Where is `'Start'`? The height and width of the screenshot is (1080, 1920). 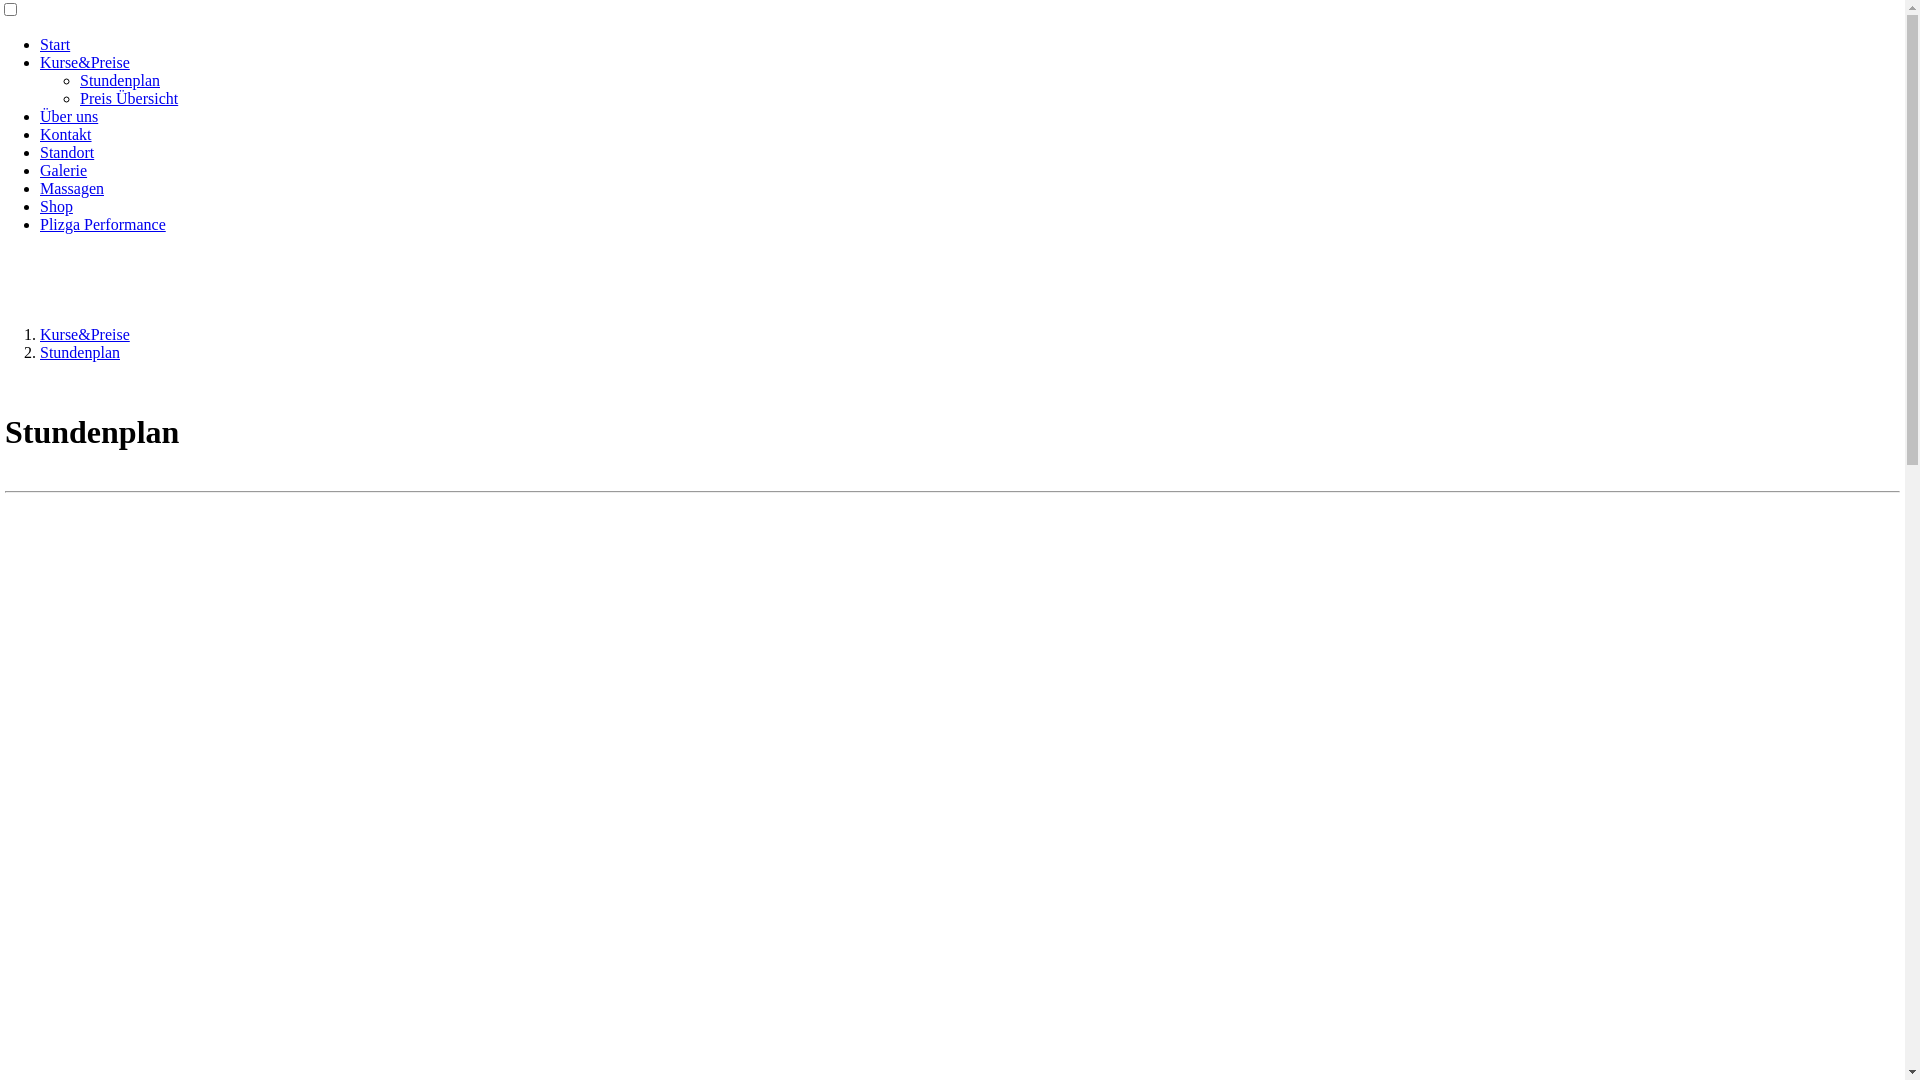 'Start' is located at coordinates (54, 44).